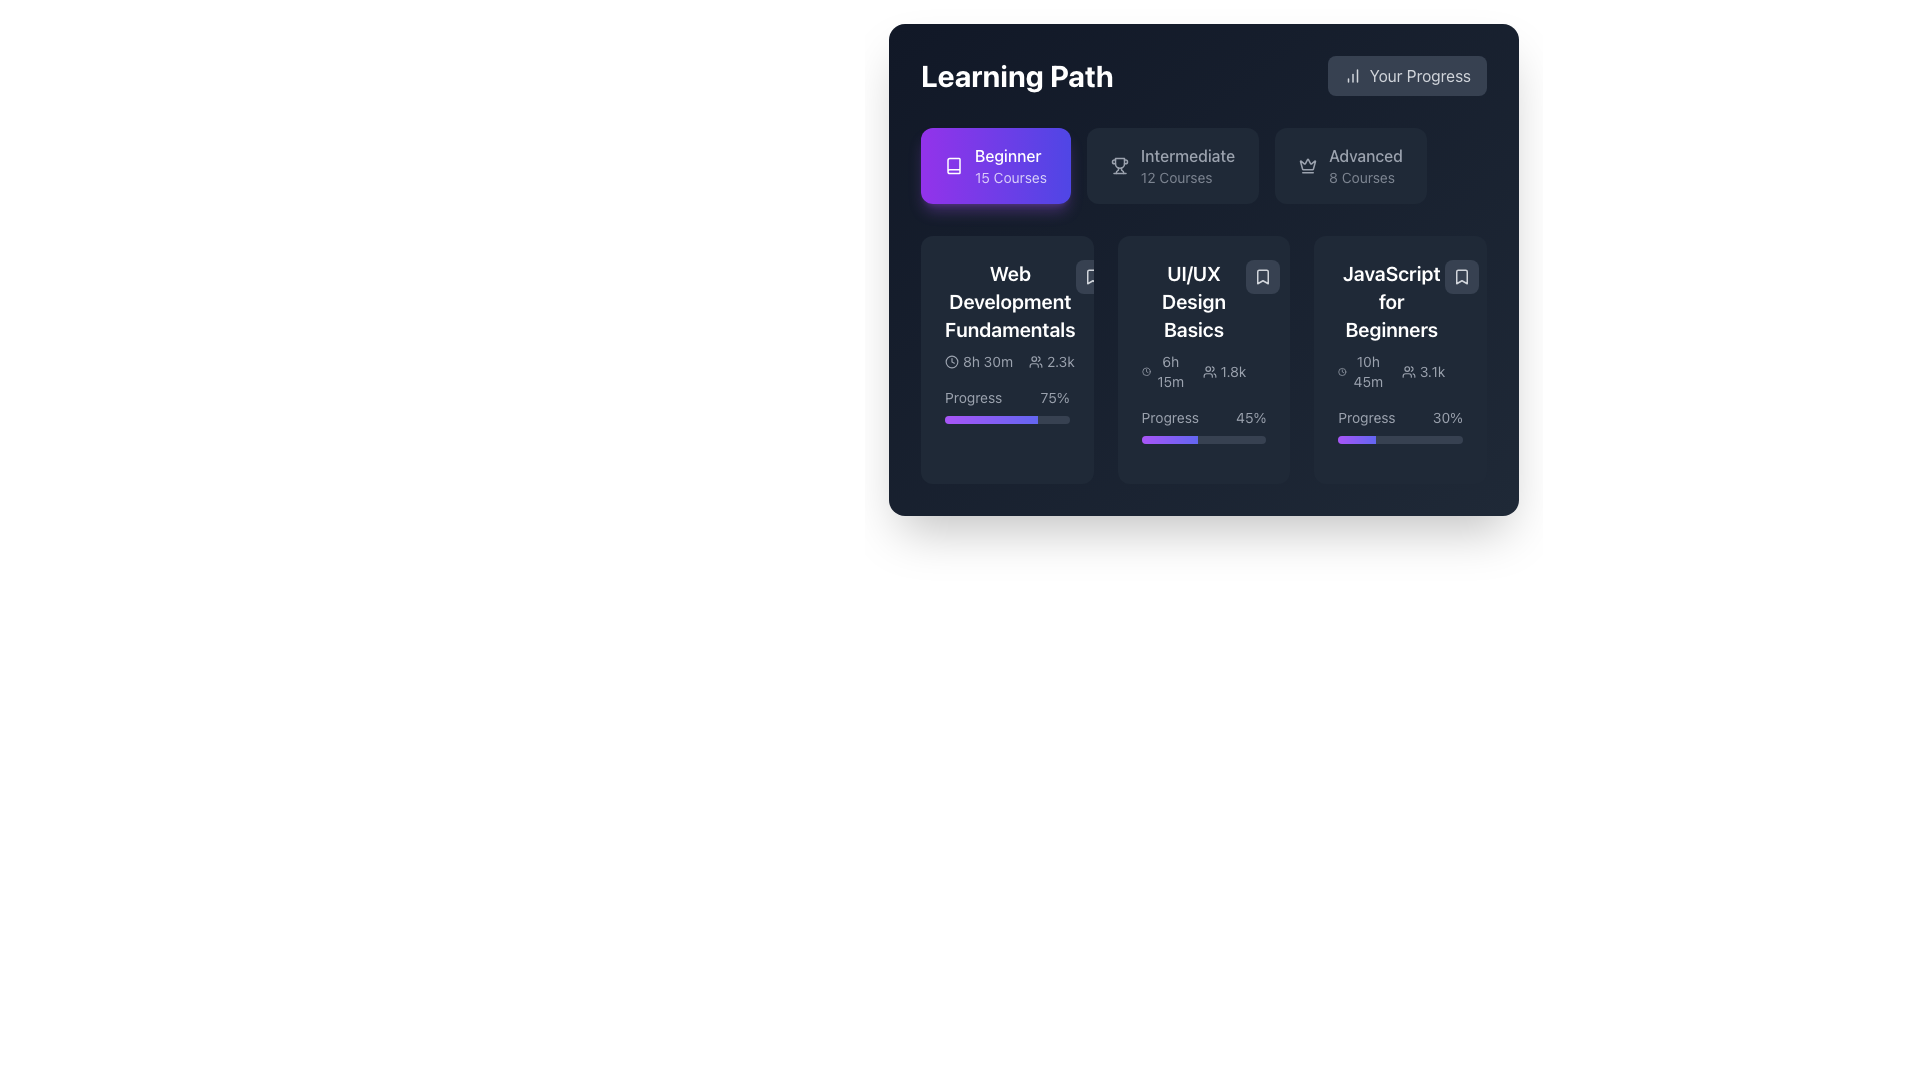 This screenshot has height=1080, width=1920. What do you see at coordinates (1188, 176) in the screenshot?
I see `the text label that displays the number of courses available under the 'Intermediate' category, located directly beneath the 'Intermediate' label` at bounding box center [1188, 176].